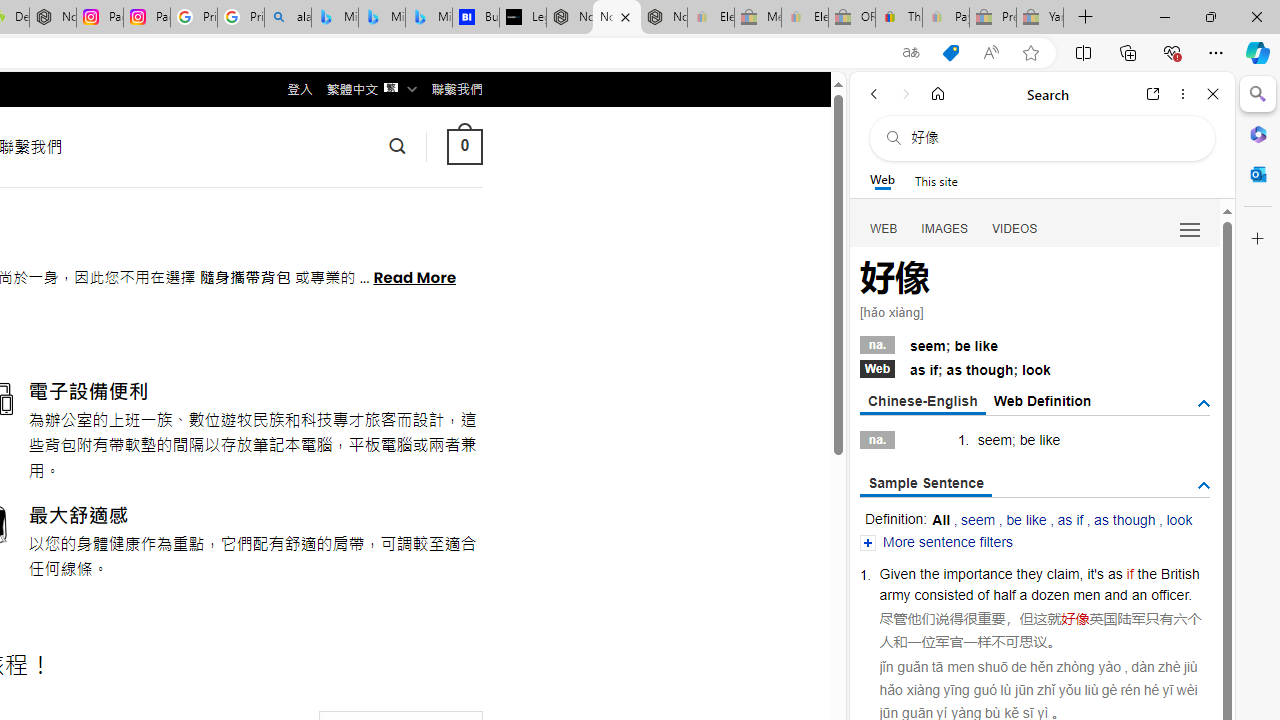  What do you see at coordinates (1089, 573) in the screenshot?
I see `'it'` at bounding box center [1089, 573].